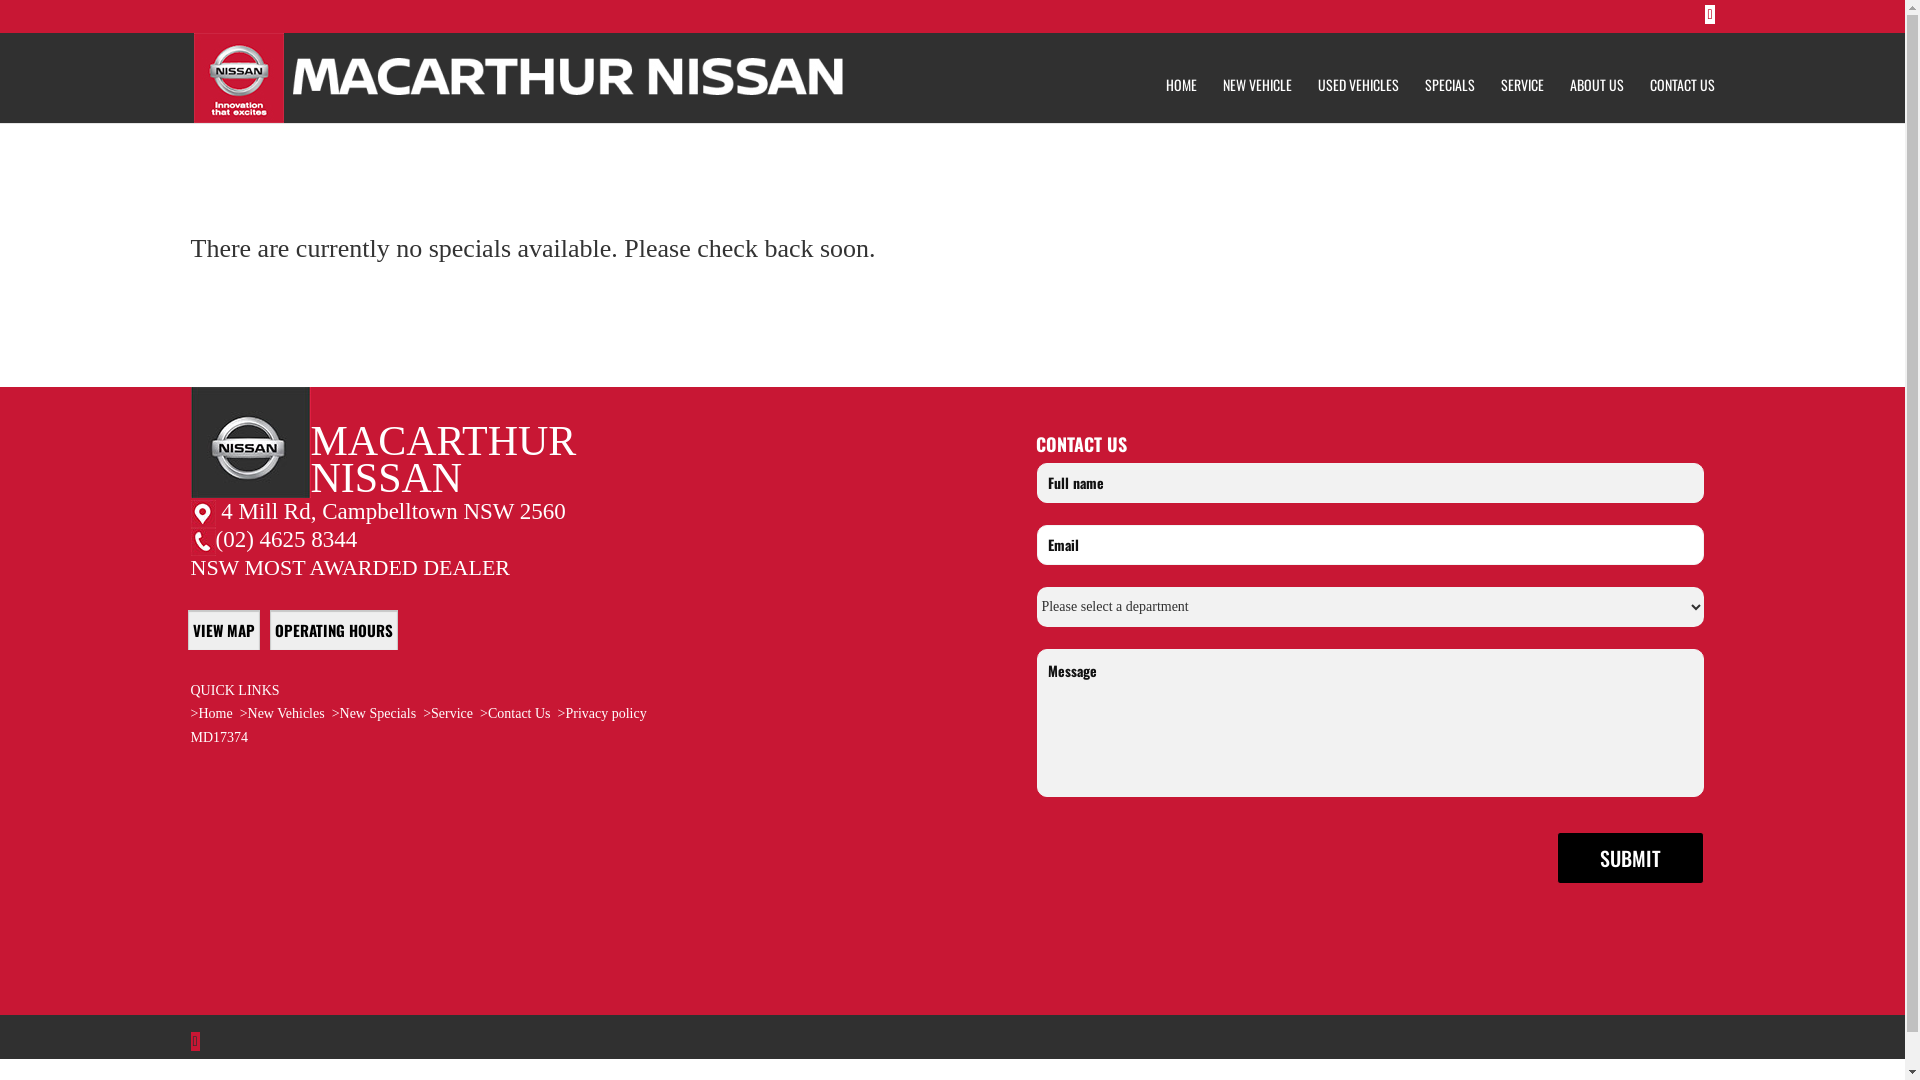 This screenshot has height=1080, width=1920. Describe the element at coordinates (1630, 856) in the screenshot. I see `'Submit'` at that location.